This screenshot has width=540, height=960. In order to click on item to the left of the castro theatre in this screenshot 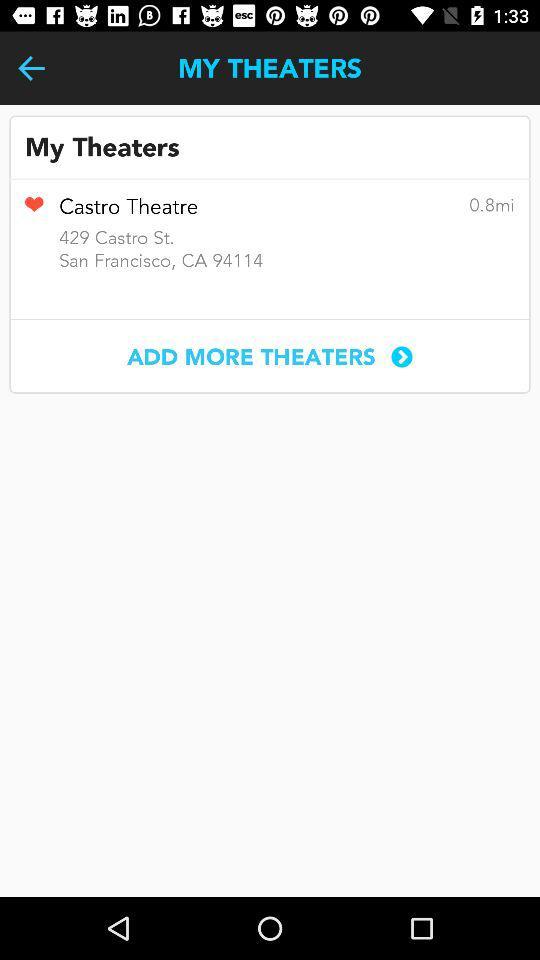, I will do `click(33, 211)`.